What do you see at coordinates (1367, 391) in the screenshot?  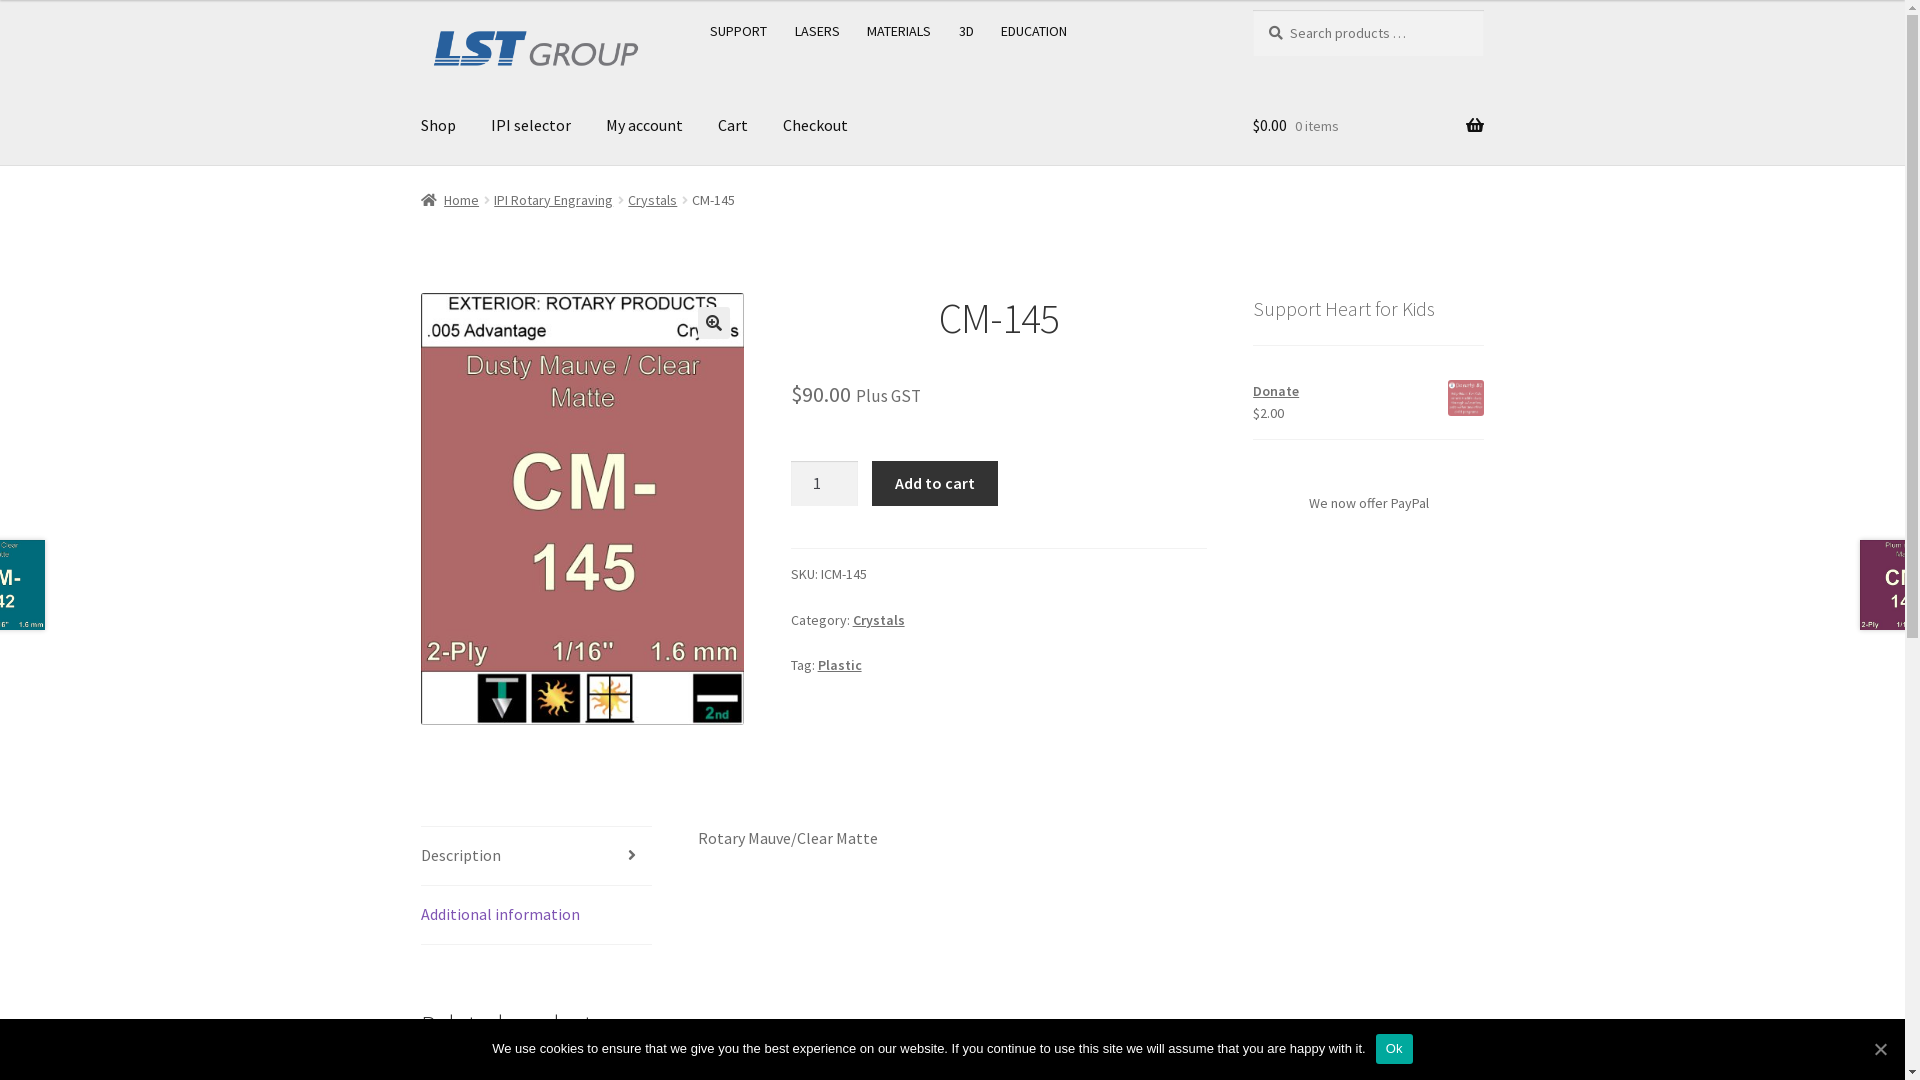 I see `'Donate'` at bounding box center [1367, 391].